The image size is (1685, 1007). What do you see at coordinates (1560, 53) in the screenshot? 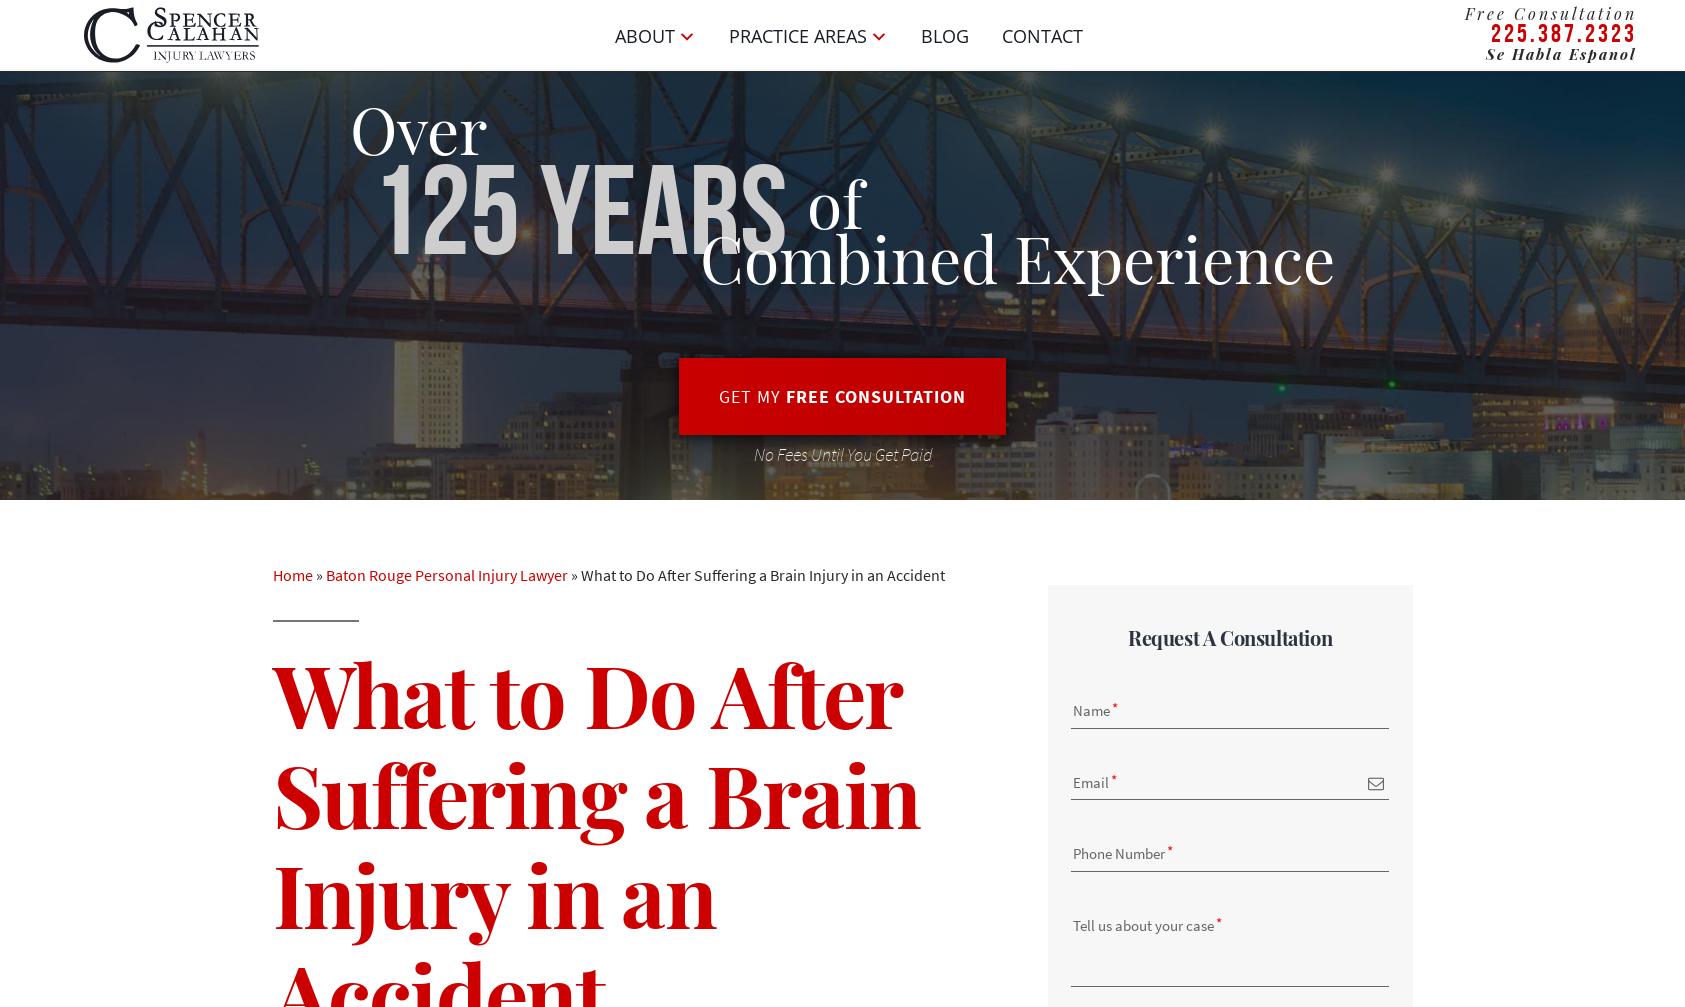
I see `'Se Habla Espanol'` at bounding box center [1560, 53].